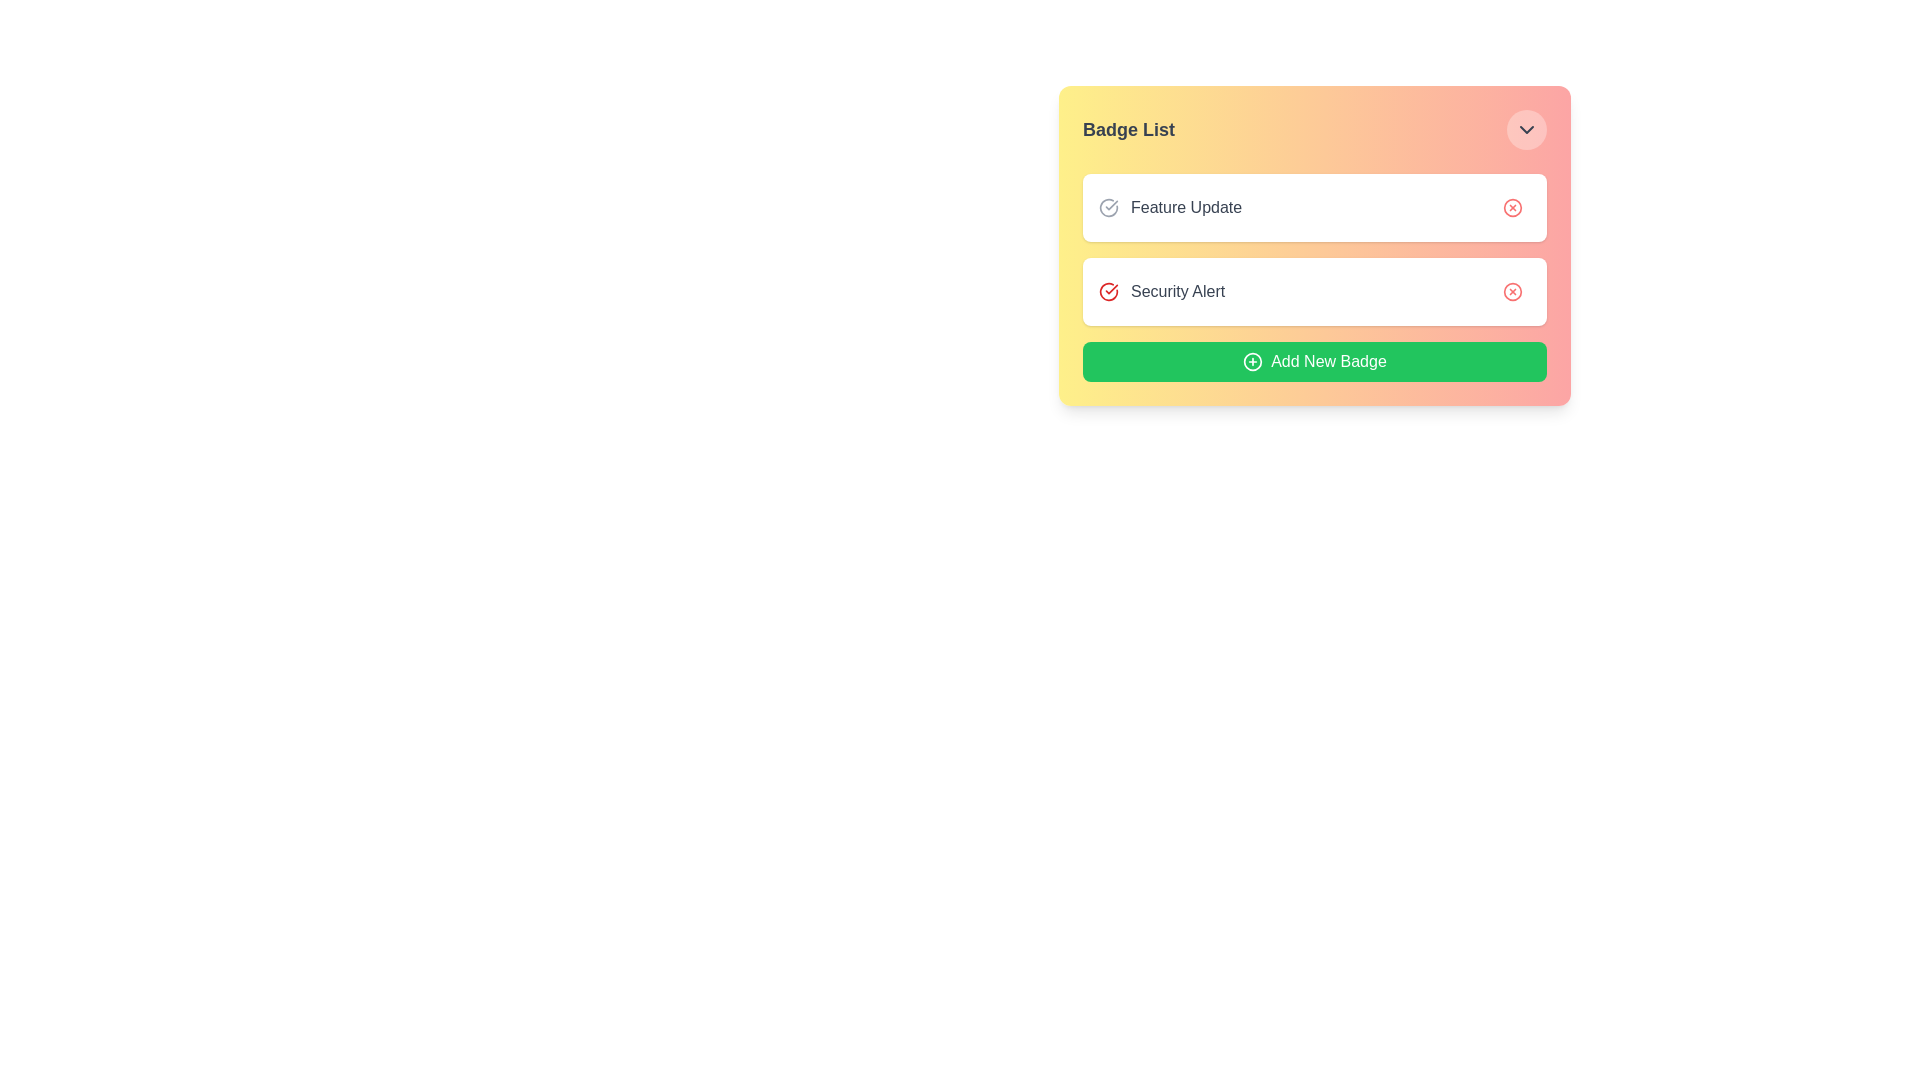 The image size is (1920, 1080). Describe the element at coordinates (1525, 130) in the screenshot. I see `the chevron icon in the top-right corner of the badge list card` at that location.